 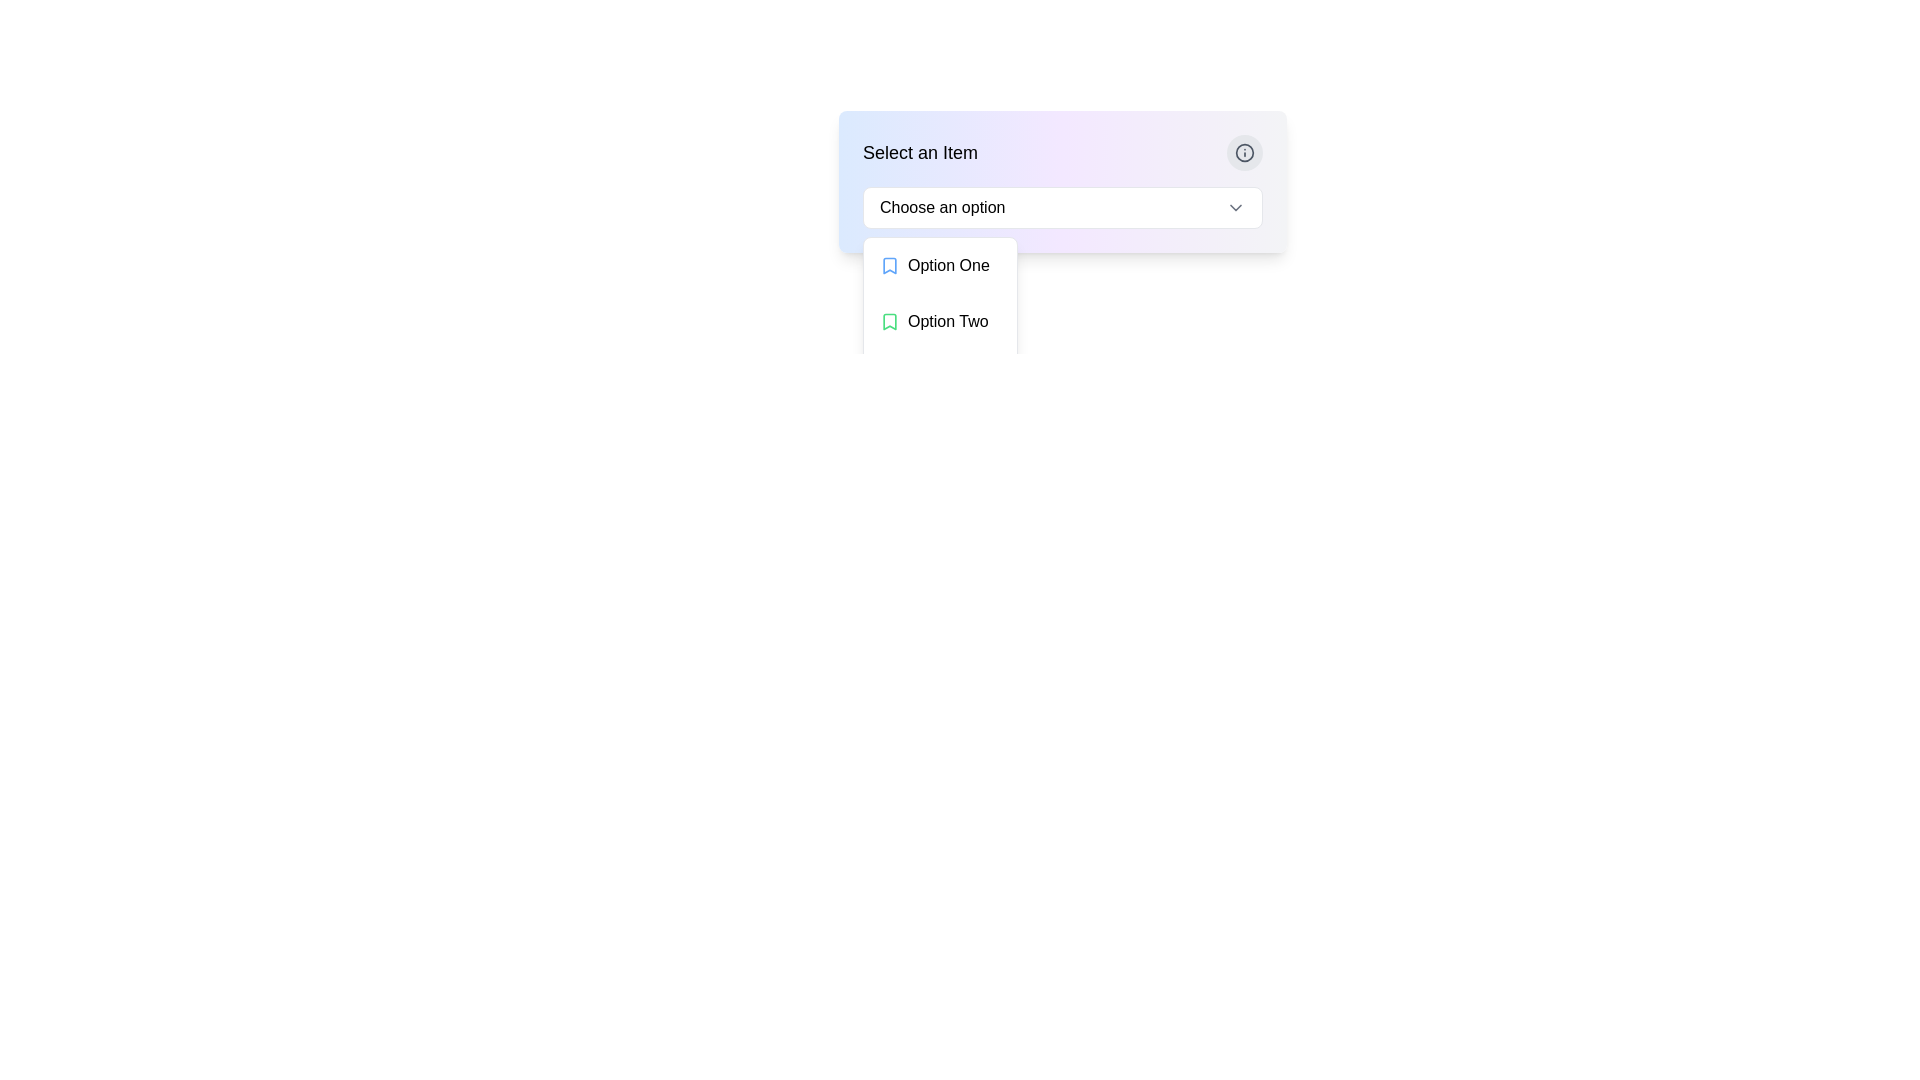 What do you see at coordinates (939, 320) in the screenshot?
I see `to select an option from the dropdown menu that appears below the 'Choose an option' button, which contains options with text descriptions and colored icons` at bounding box center [939, 320].